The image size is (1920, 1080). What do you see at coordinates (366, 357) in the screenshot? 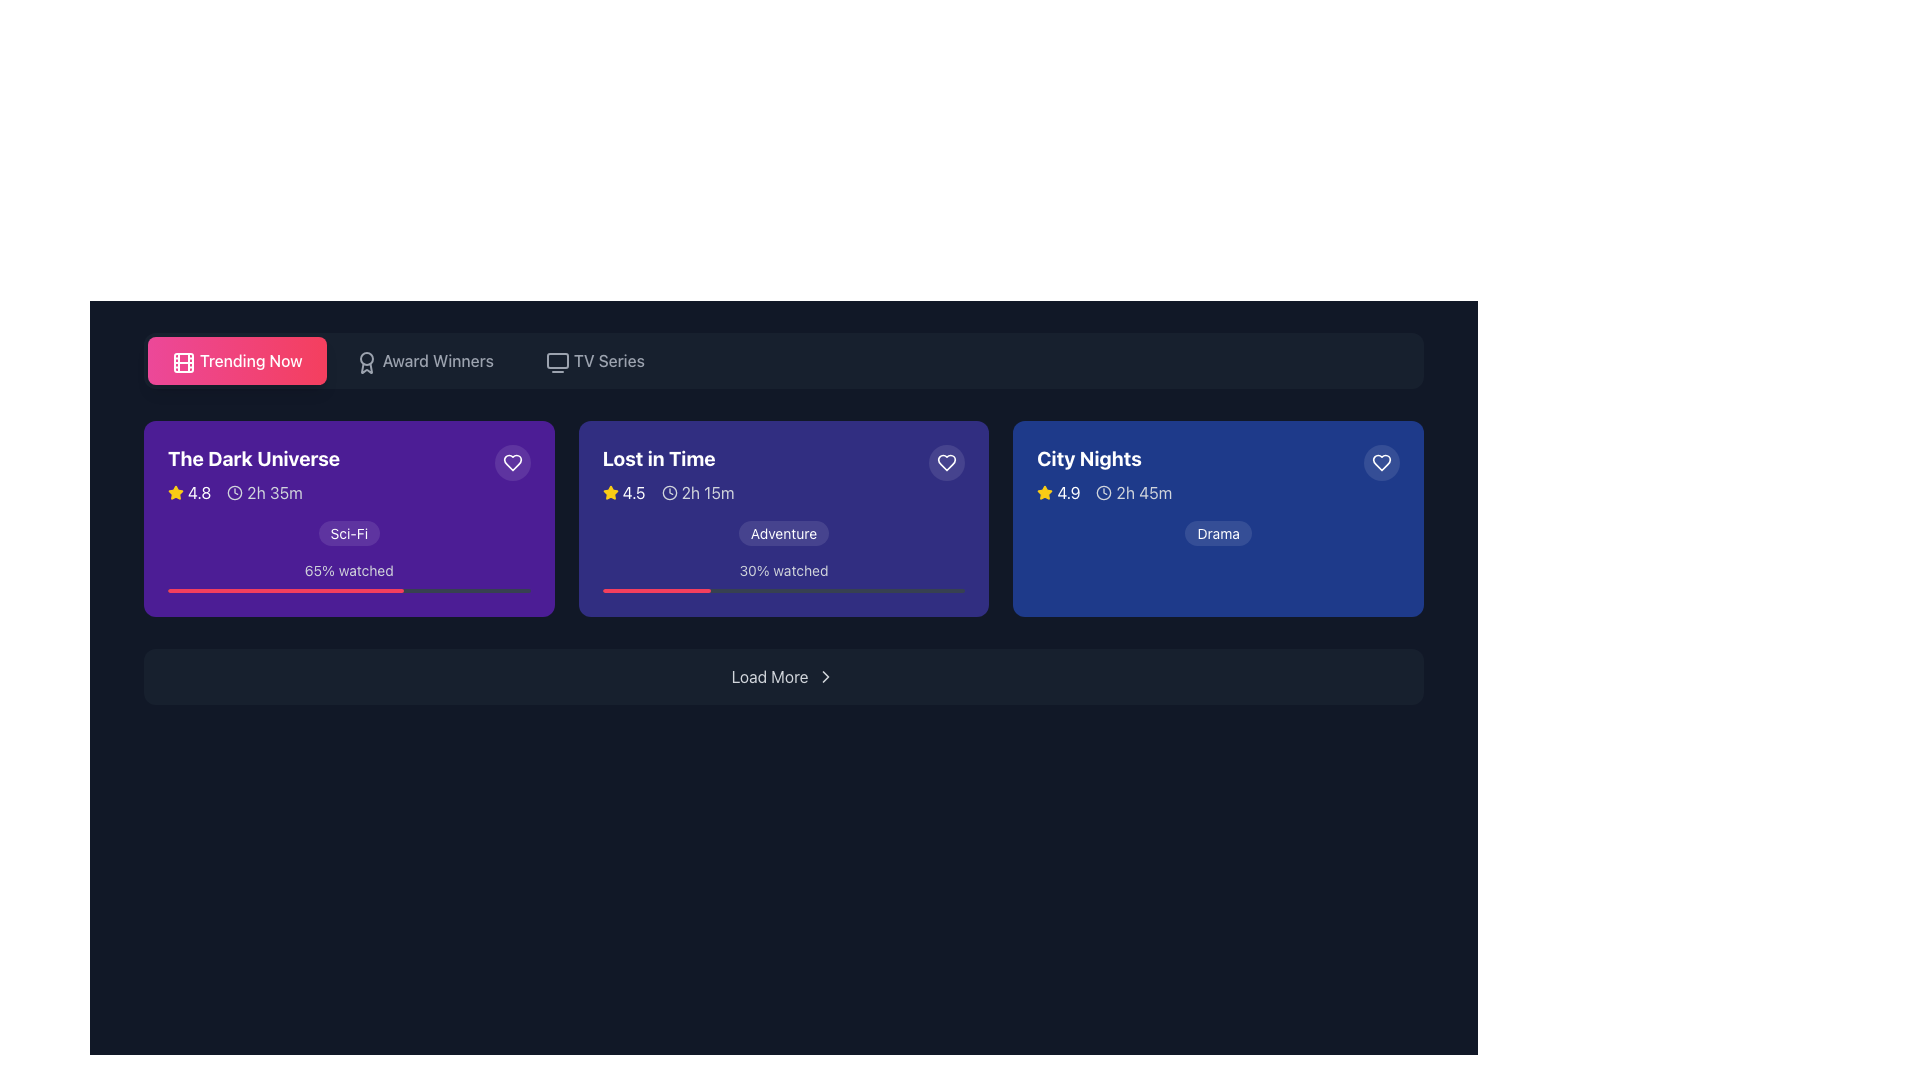
I see `the decorative circular icon located in the secondary navigation bar preceding the 'Award Winners' label` at bounding box center [366, 357].